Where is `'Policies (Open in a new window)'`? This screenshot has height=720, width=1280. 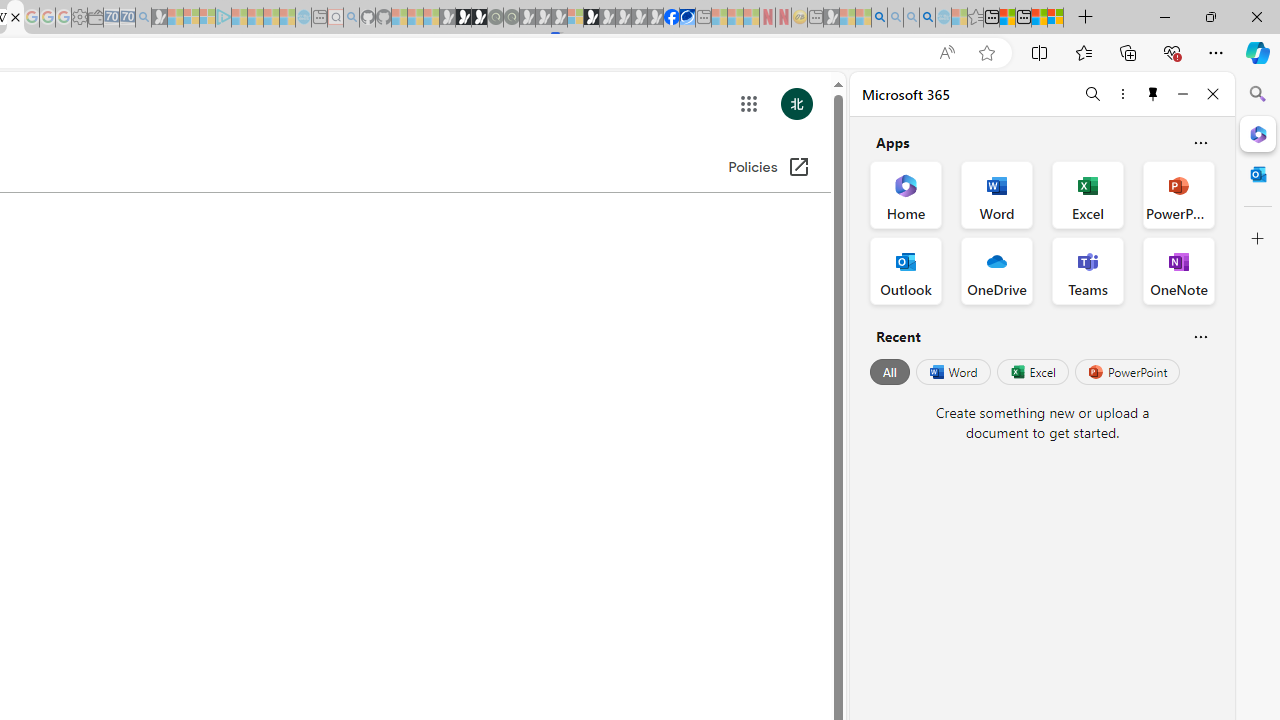 'Policies (Open in a new window)' is located at coordinates (768, 167).